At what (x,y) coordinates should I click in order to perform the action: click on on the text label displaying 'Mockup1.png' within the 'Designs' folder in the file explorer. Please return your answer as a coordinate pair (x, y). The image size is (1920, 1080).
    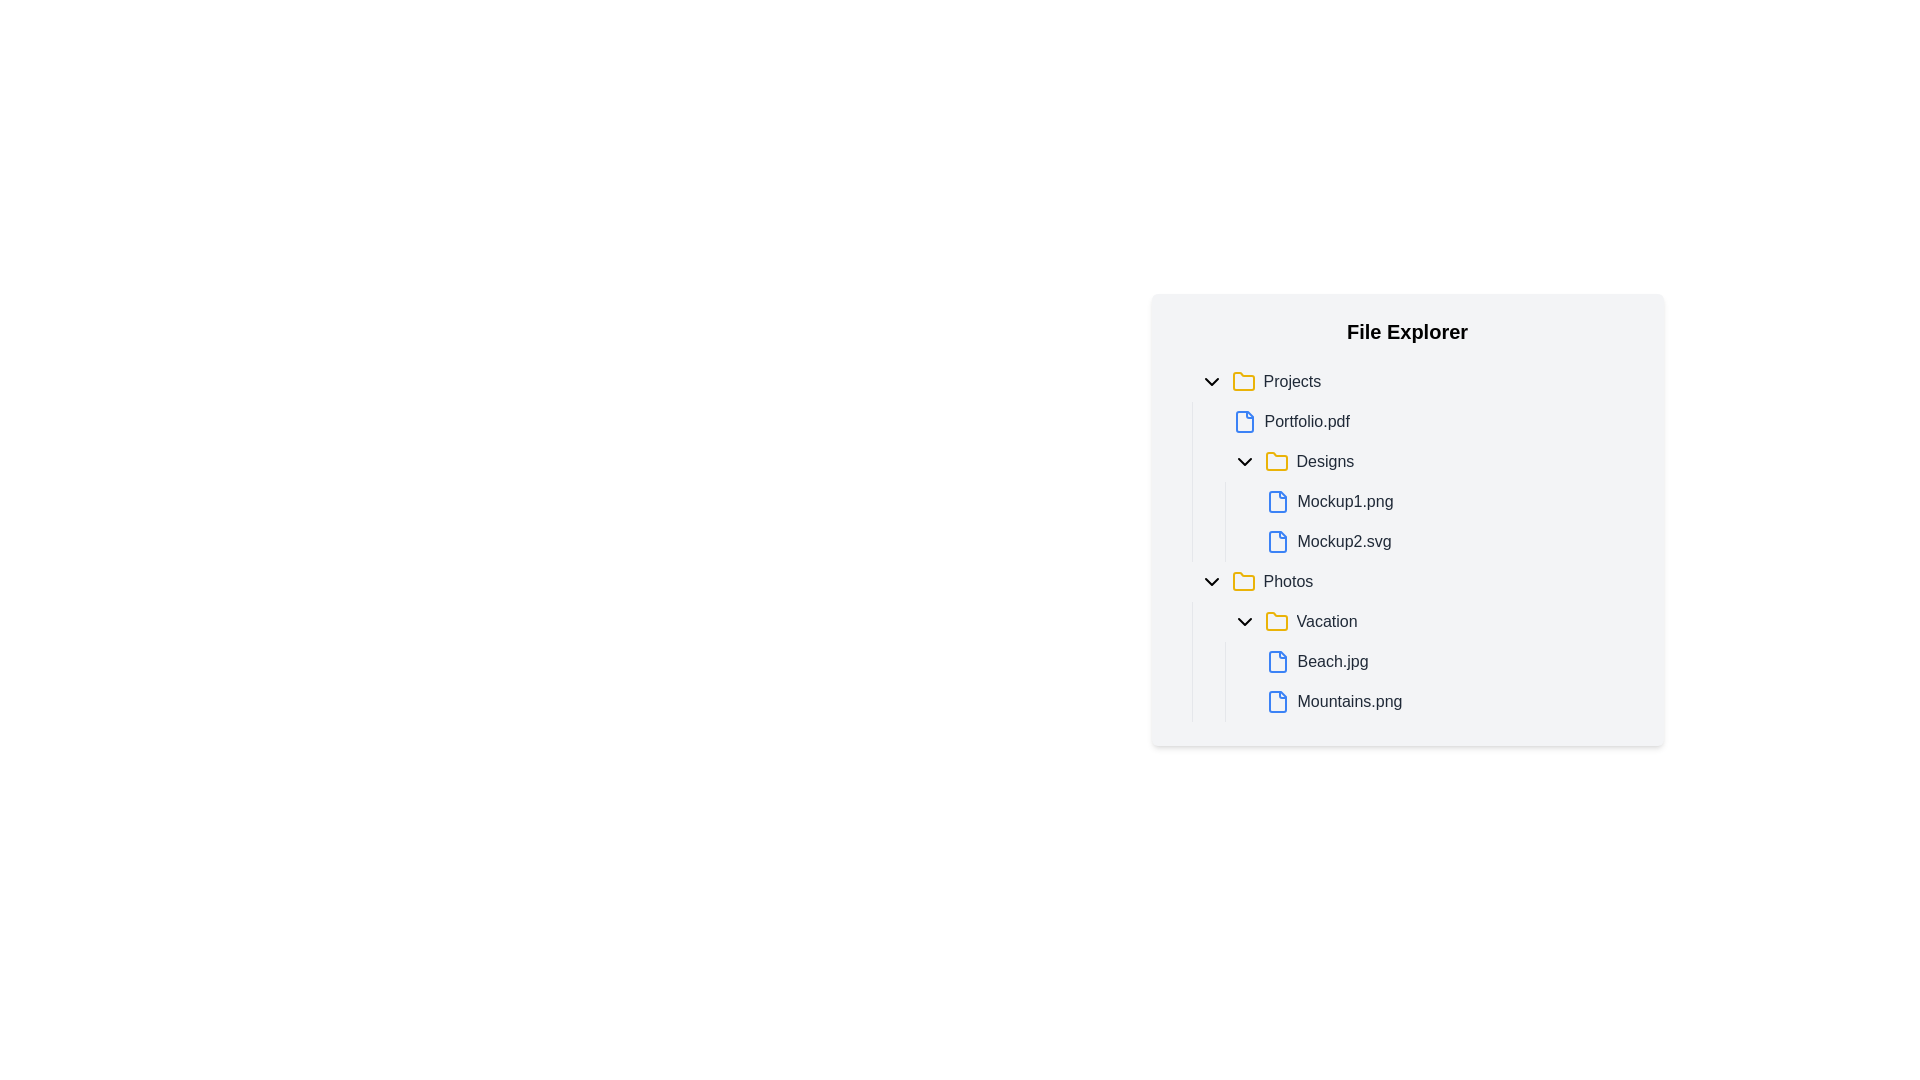
    Looking at the image, I should click on (1345, 500).